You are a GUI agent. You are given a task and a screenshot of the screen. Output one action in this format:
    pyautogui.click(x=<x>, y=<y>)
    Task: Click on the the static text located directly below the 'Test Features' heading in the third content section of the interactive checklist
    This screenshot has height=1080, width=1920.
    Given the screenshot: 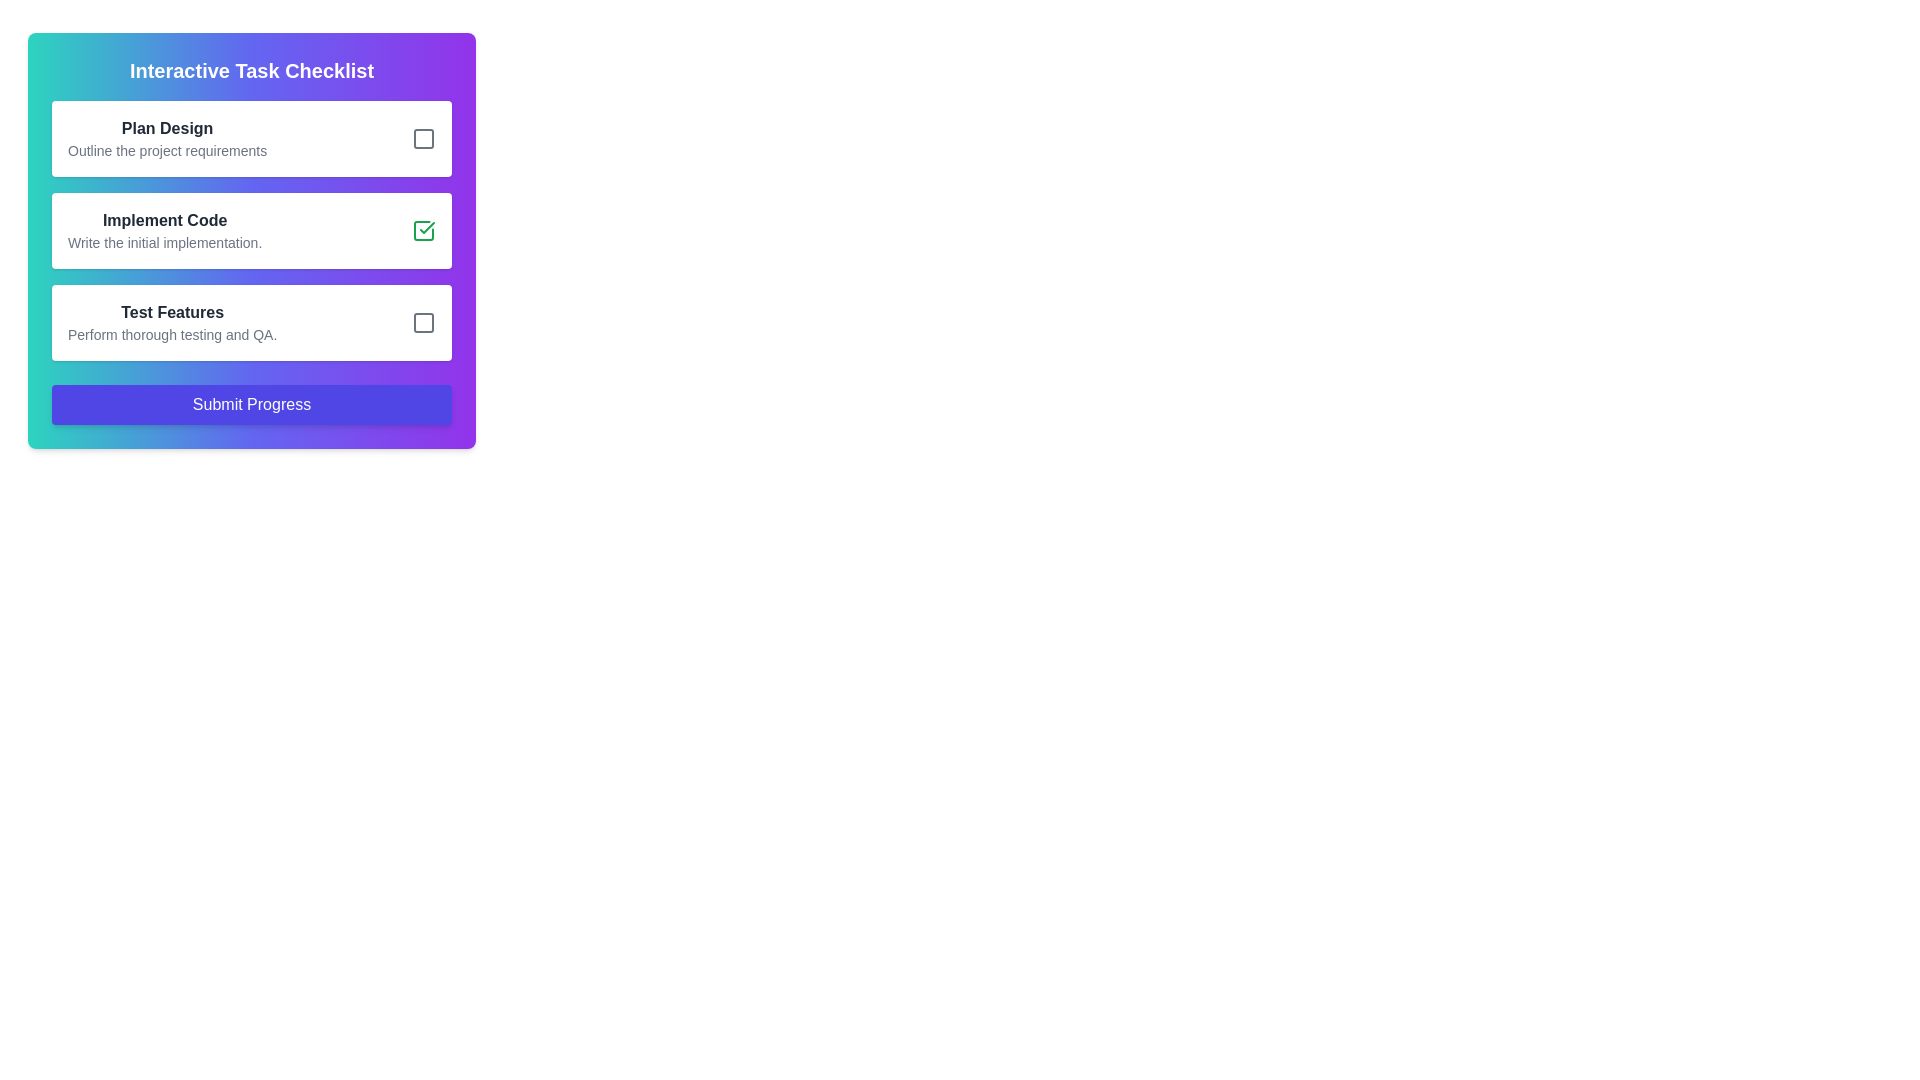 What is the action you would take?
    pyautogui.click(x=172, y=334)
    